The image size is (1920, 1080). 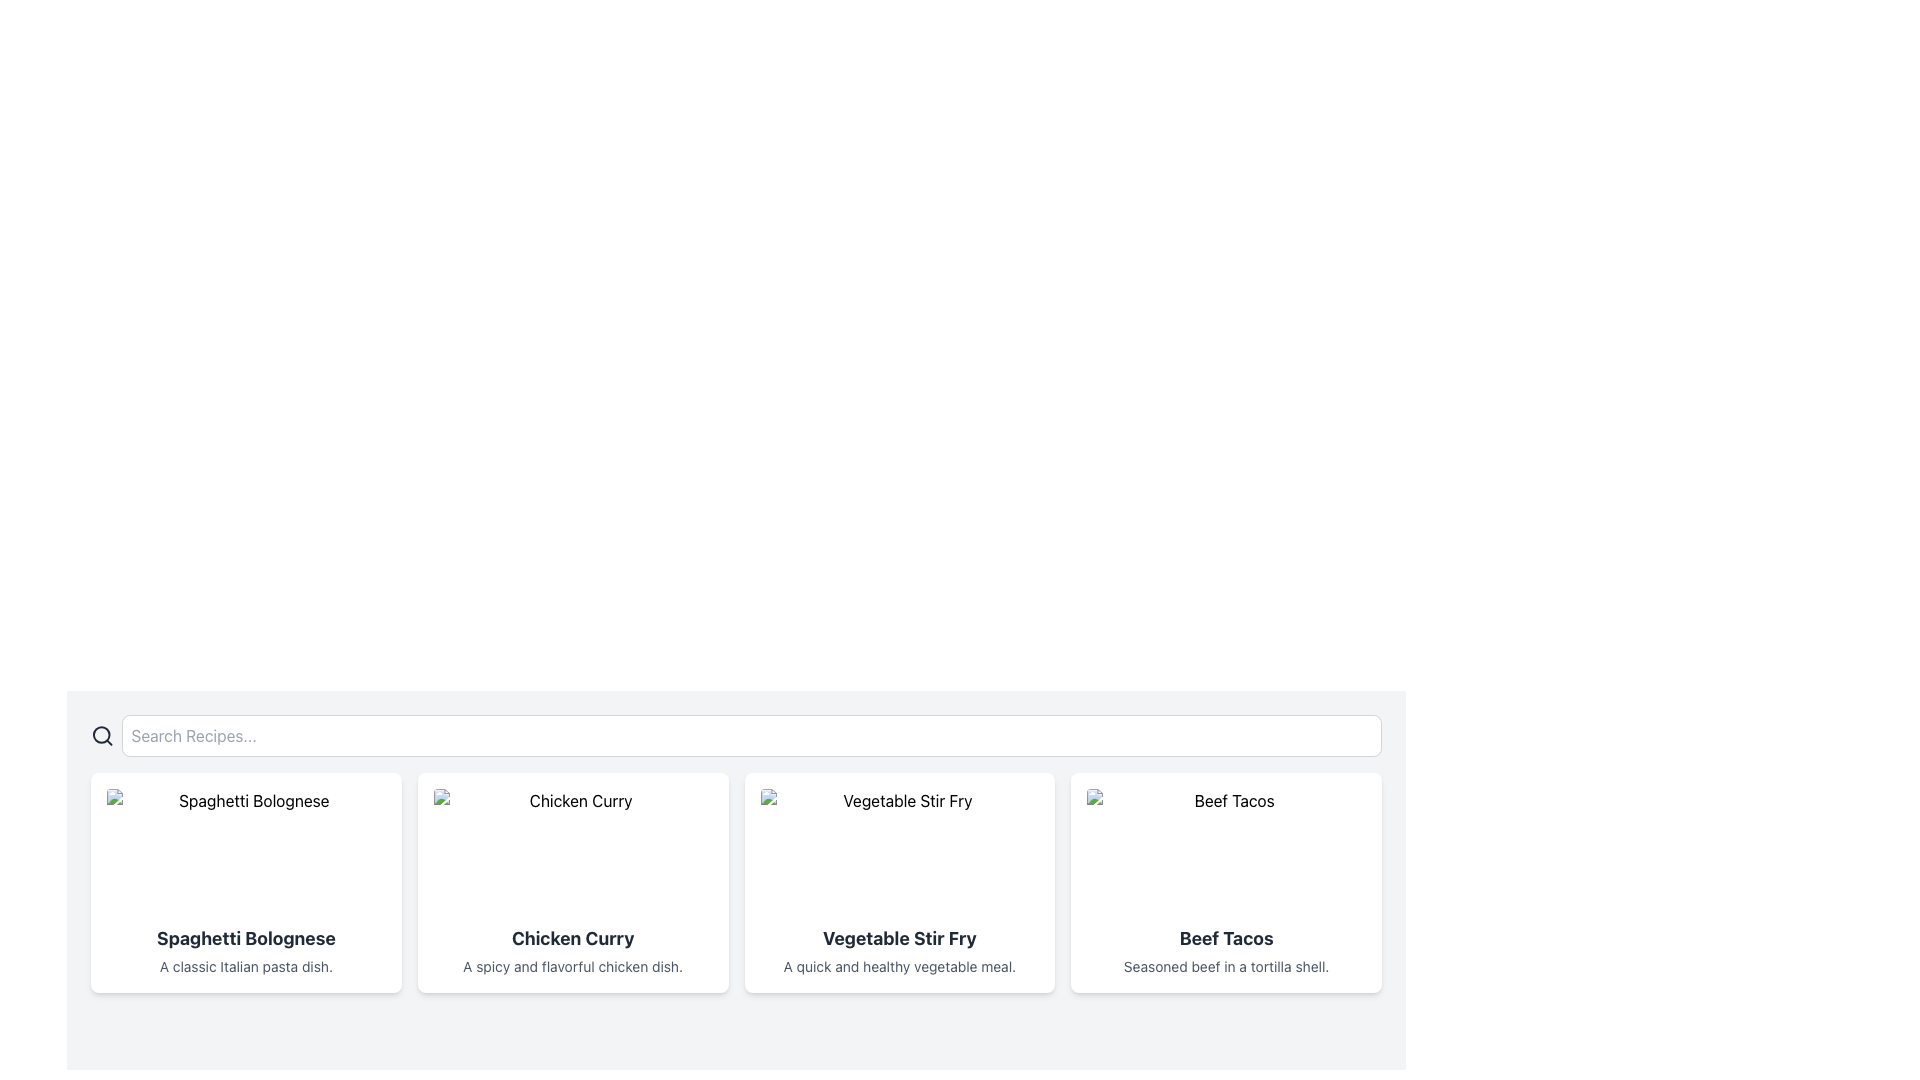 I want to click on the first menu item card in the grid layout, which displays an image with the title and description of a dish, located at the top-left corner of the interface, so click(x=245, y=882).